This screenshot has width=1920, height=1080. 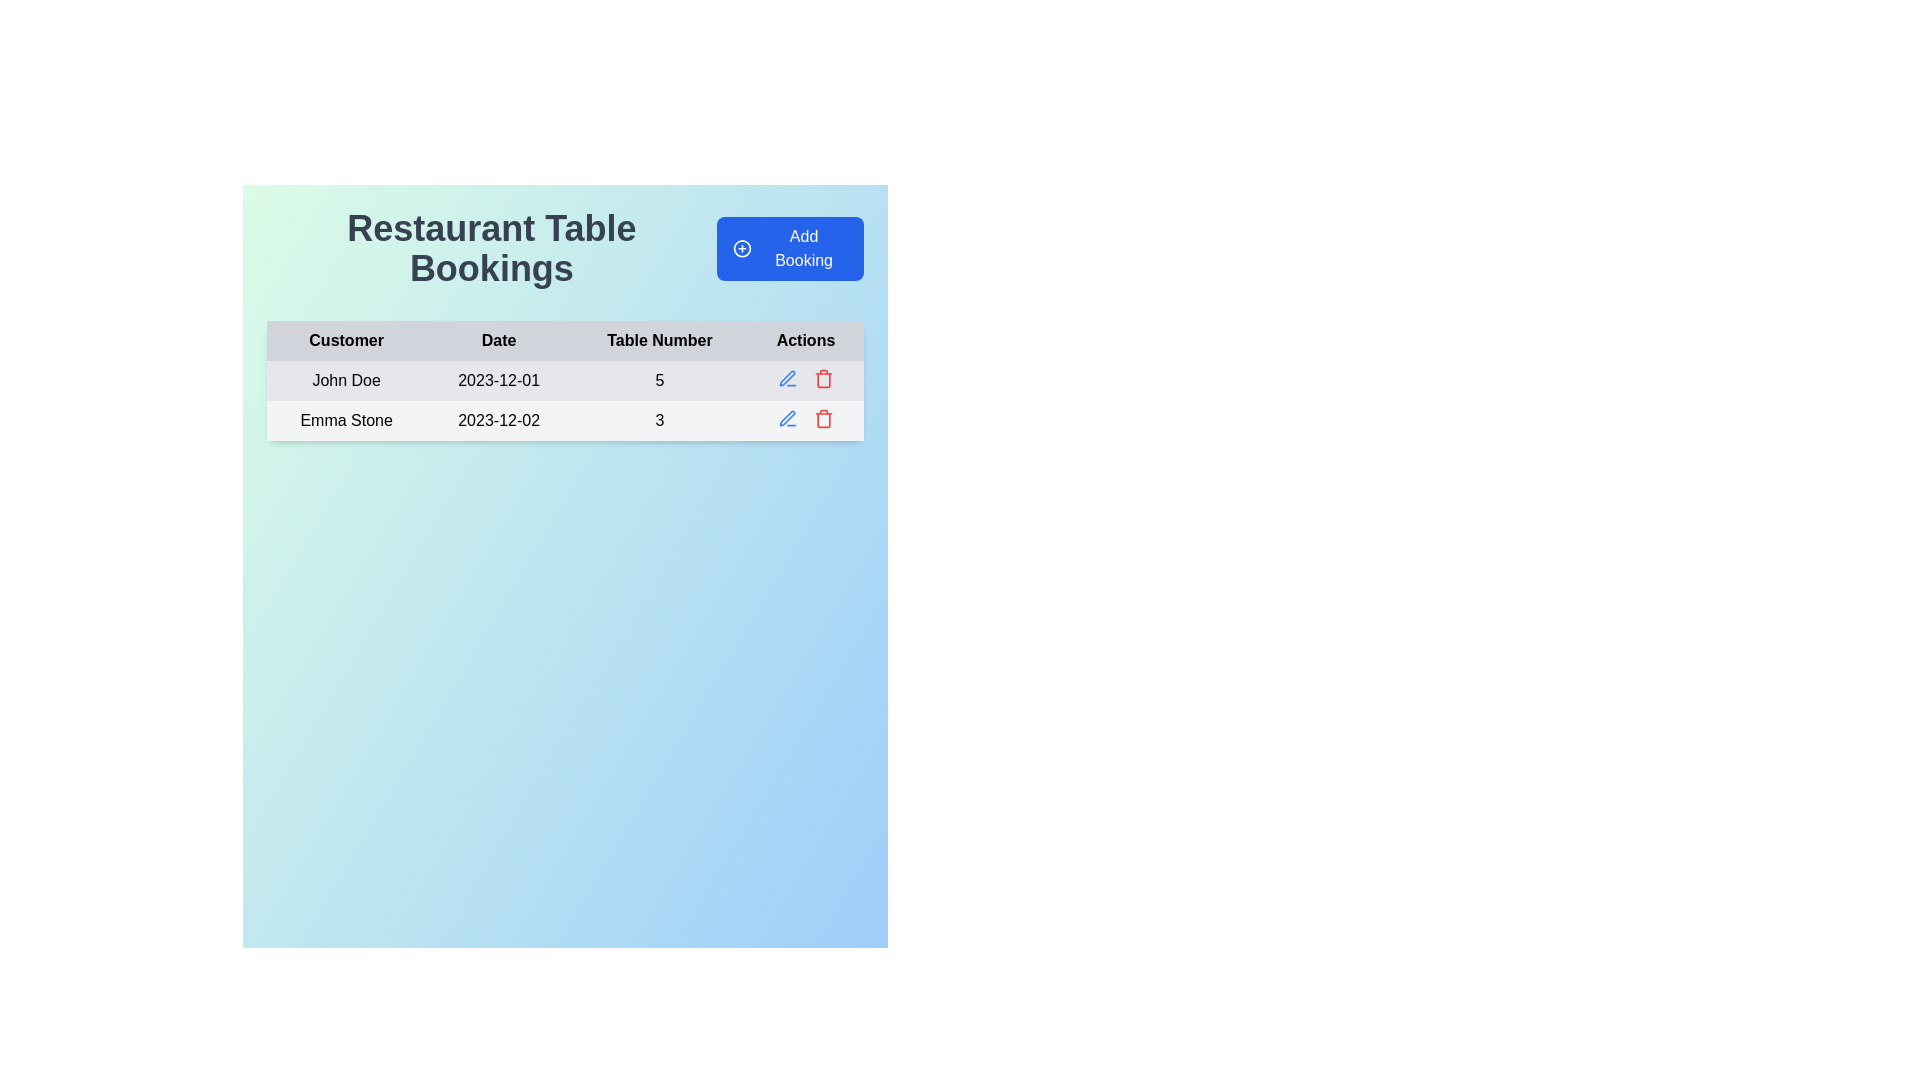 What do you see at coordinates (659, 419) in the screenshot?
I see `numeric text '3' located in the second row and third column of the table, which is styled in a simple font and centered within a light gray rectangular cell` at bounding box center [659, 419].